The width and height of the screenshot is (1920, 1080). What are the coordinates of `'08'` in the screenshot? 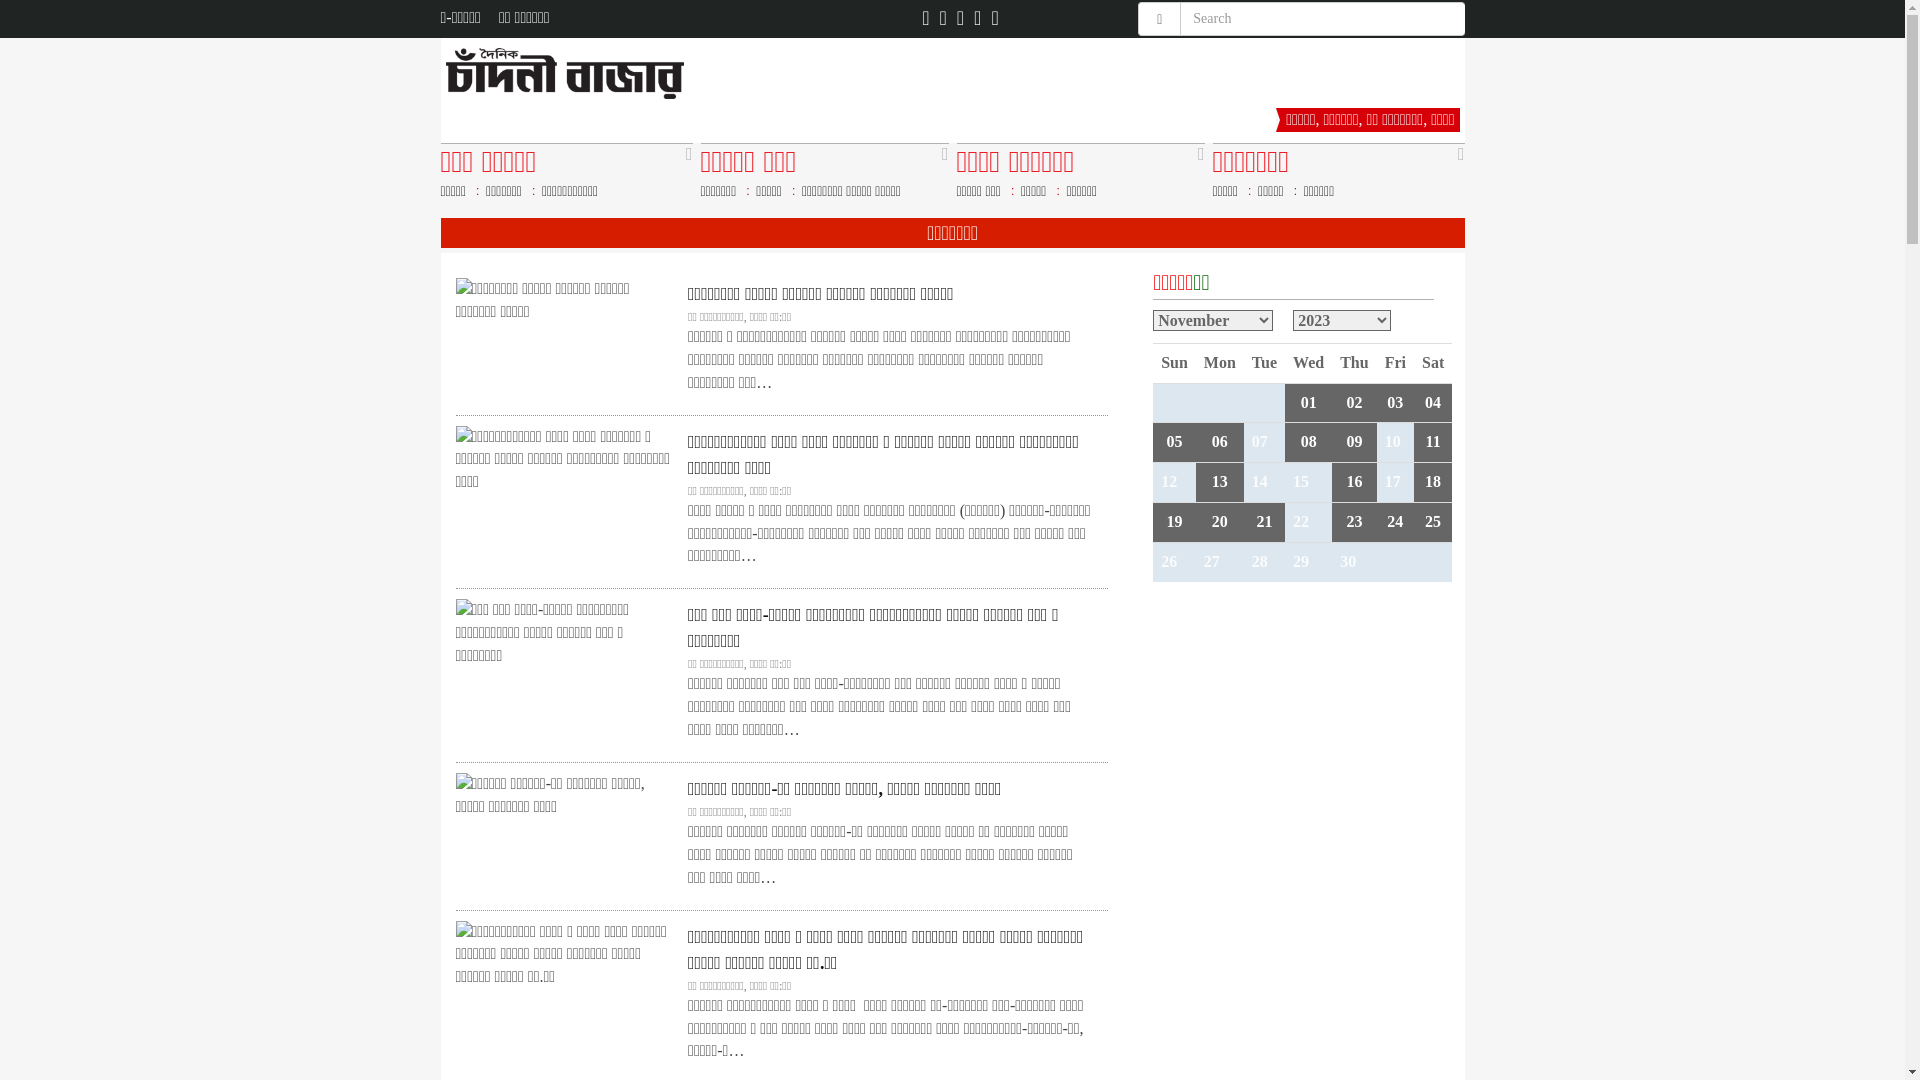 It's located at (1309, 440).